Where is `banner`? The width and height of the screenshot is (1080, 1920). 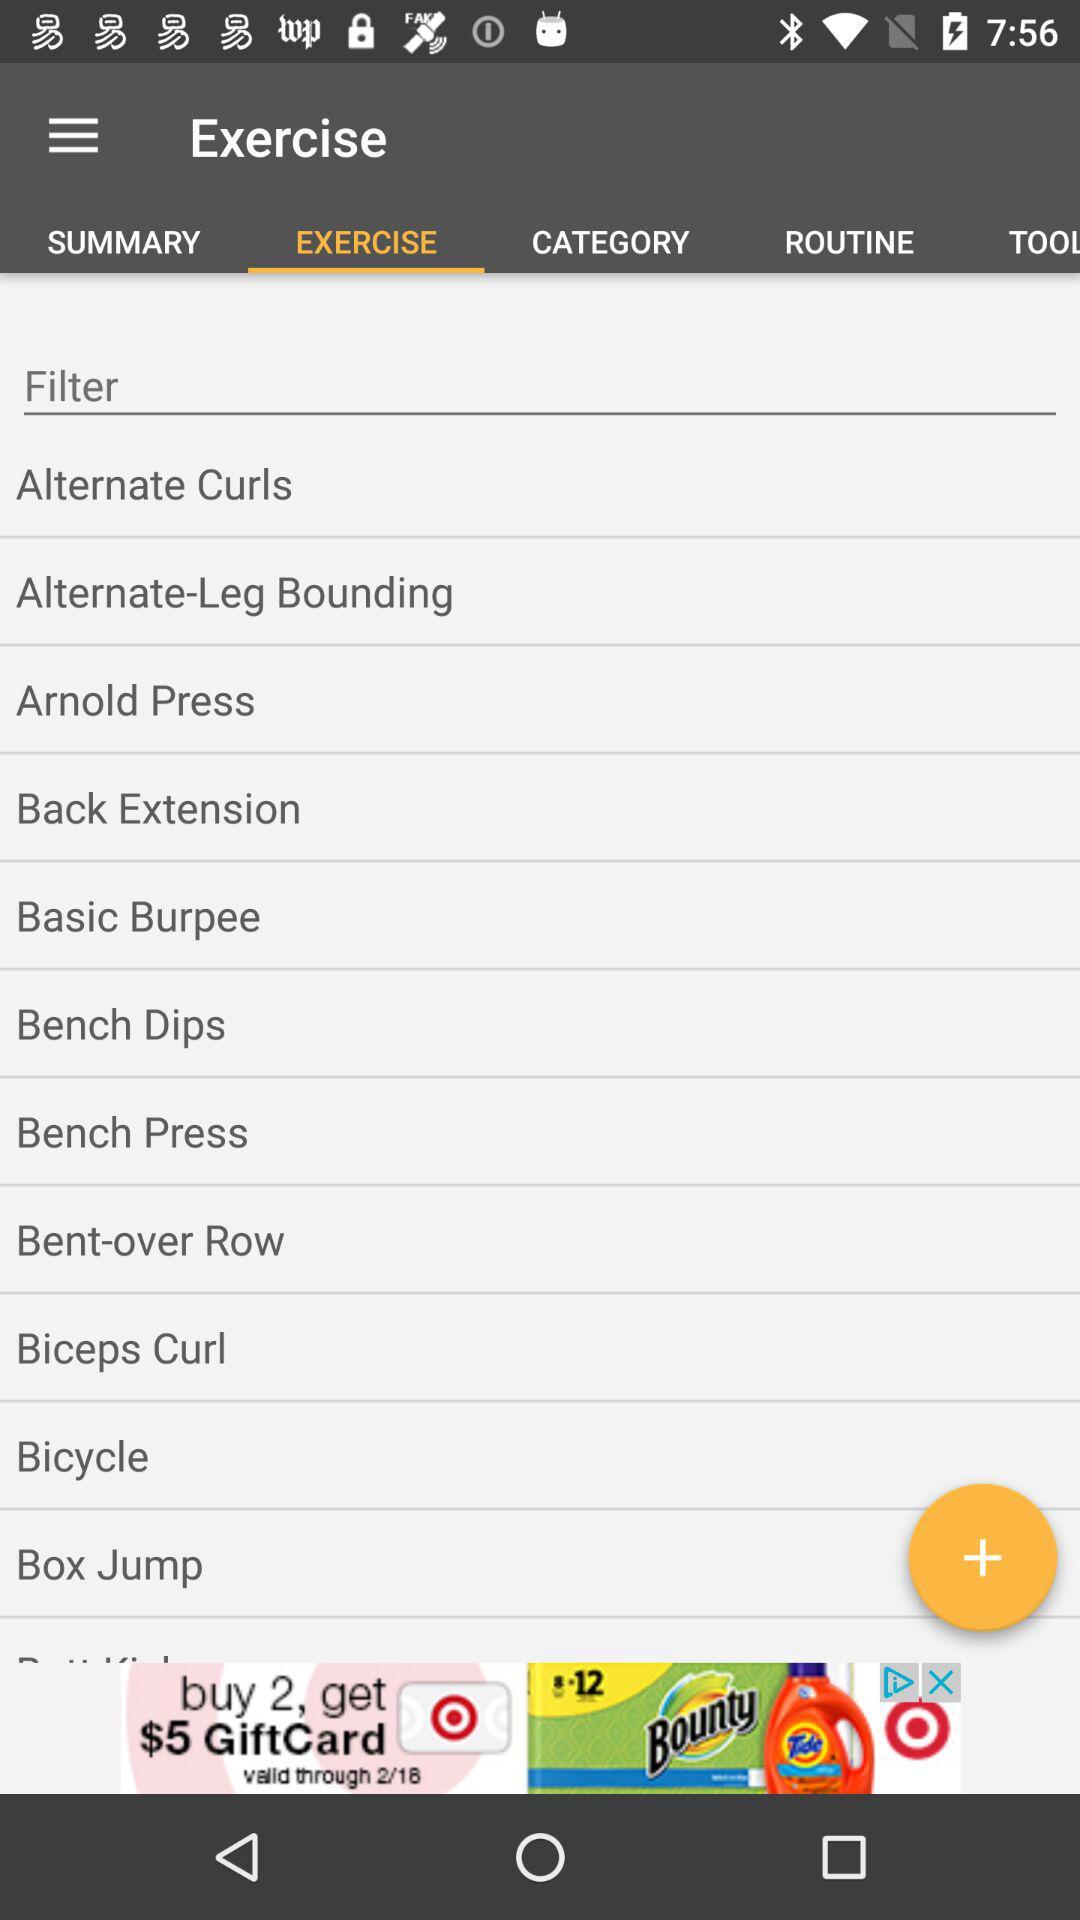
banner is located at coordinates (540, 1727).